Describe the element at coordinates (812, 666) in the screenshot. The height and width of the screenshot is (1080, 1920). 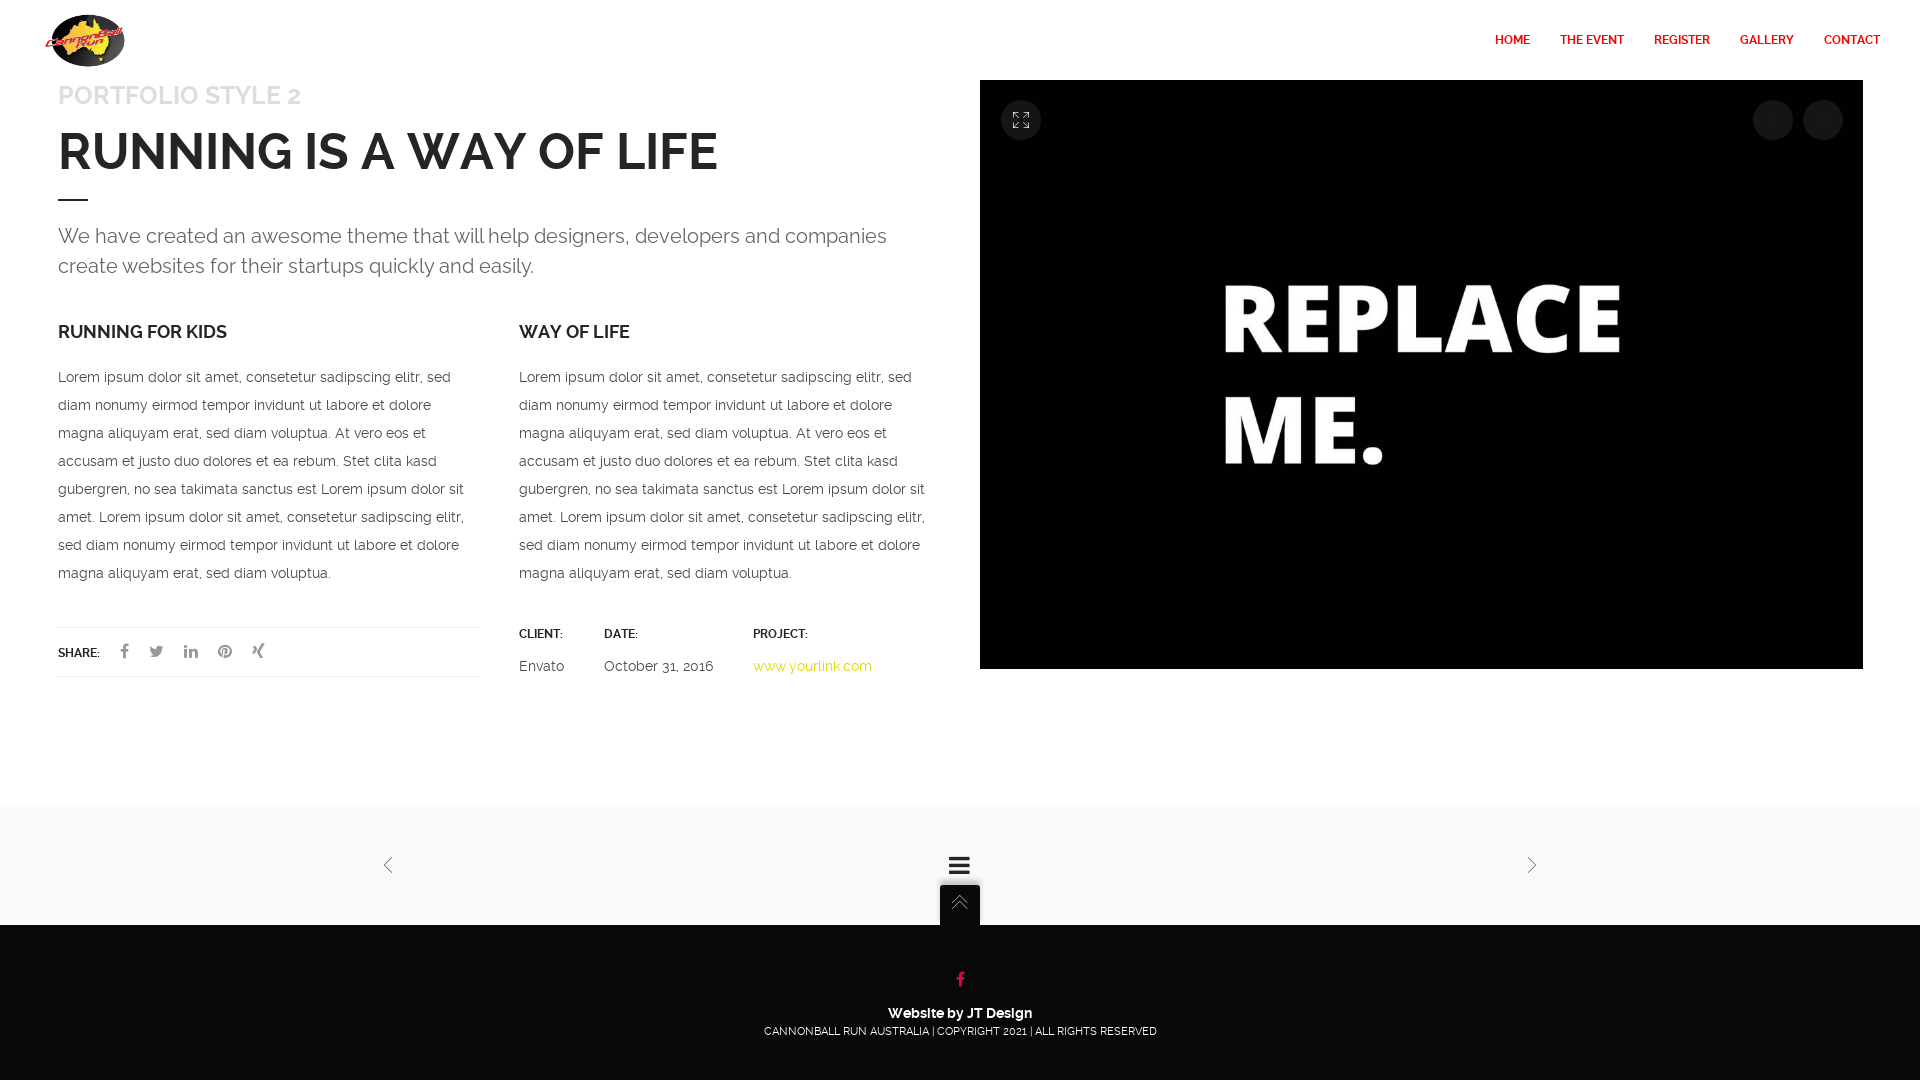
I see `'www.yourlink.com'` at that location.